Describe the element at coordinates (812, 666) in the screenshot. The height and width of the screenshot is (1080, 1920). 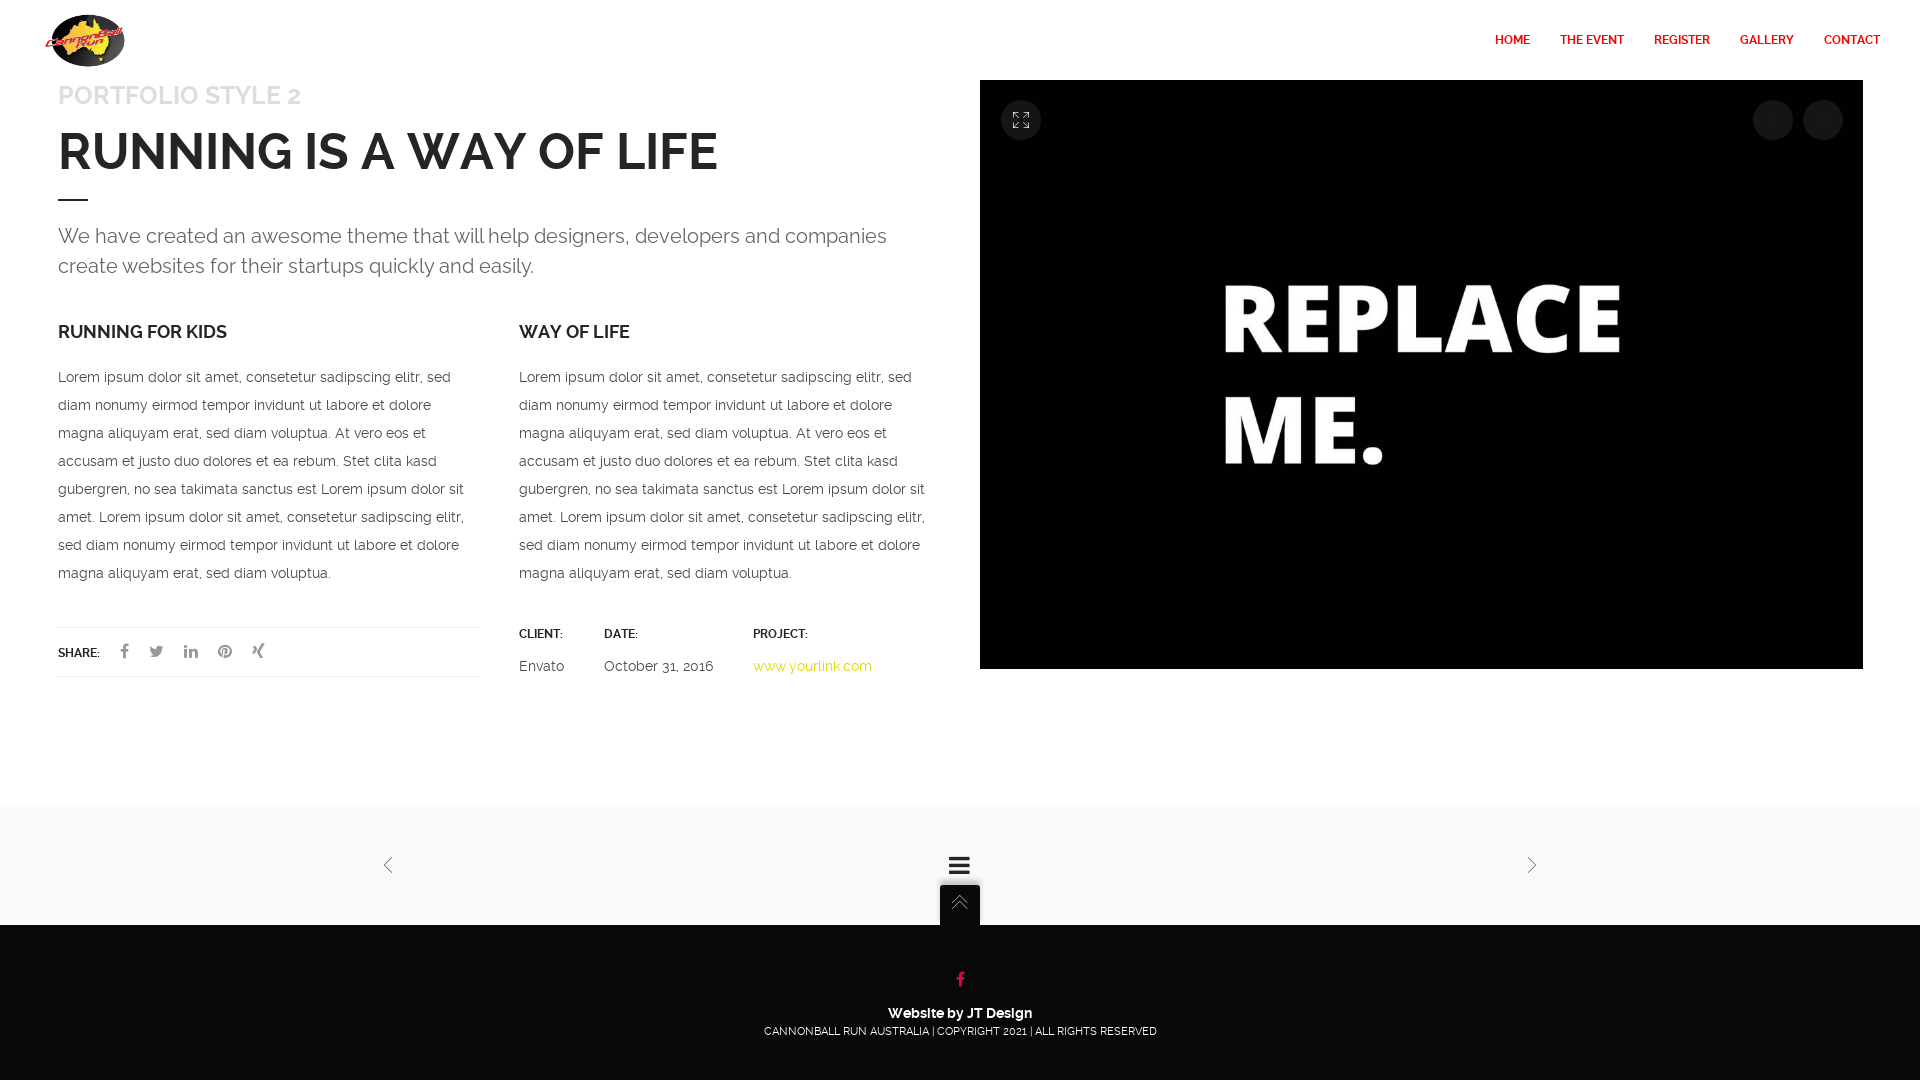
I see `'www.yourlink.com'` at that location.